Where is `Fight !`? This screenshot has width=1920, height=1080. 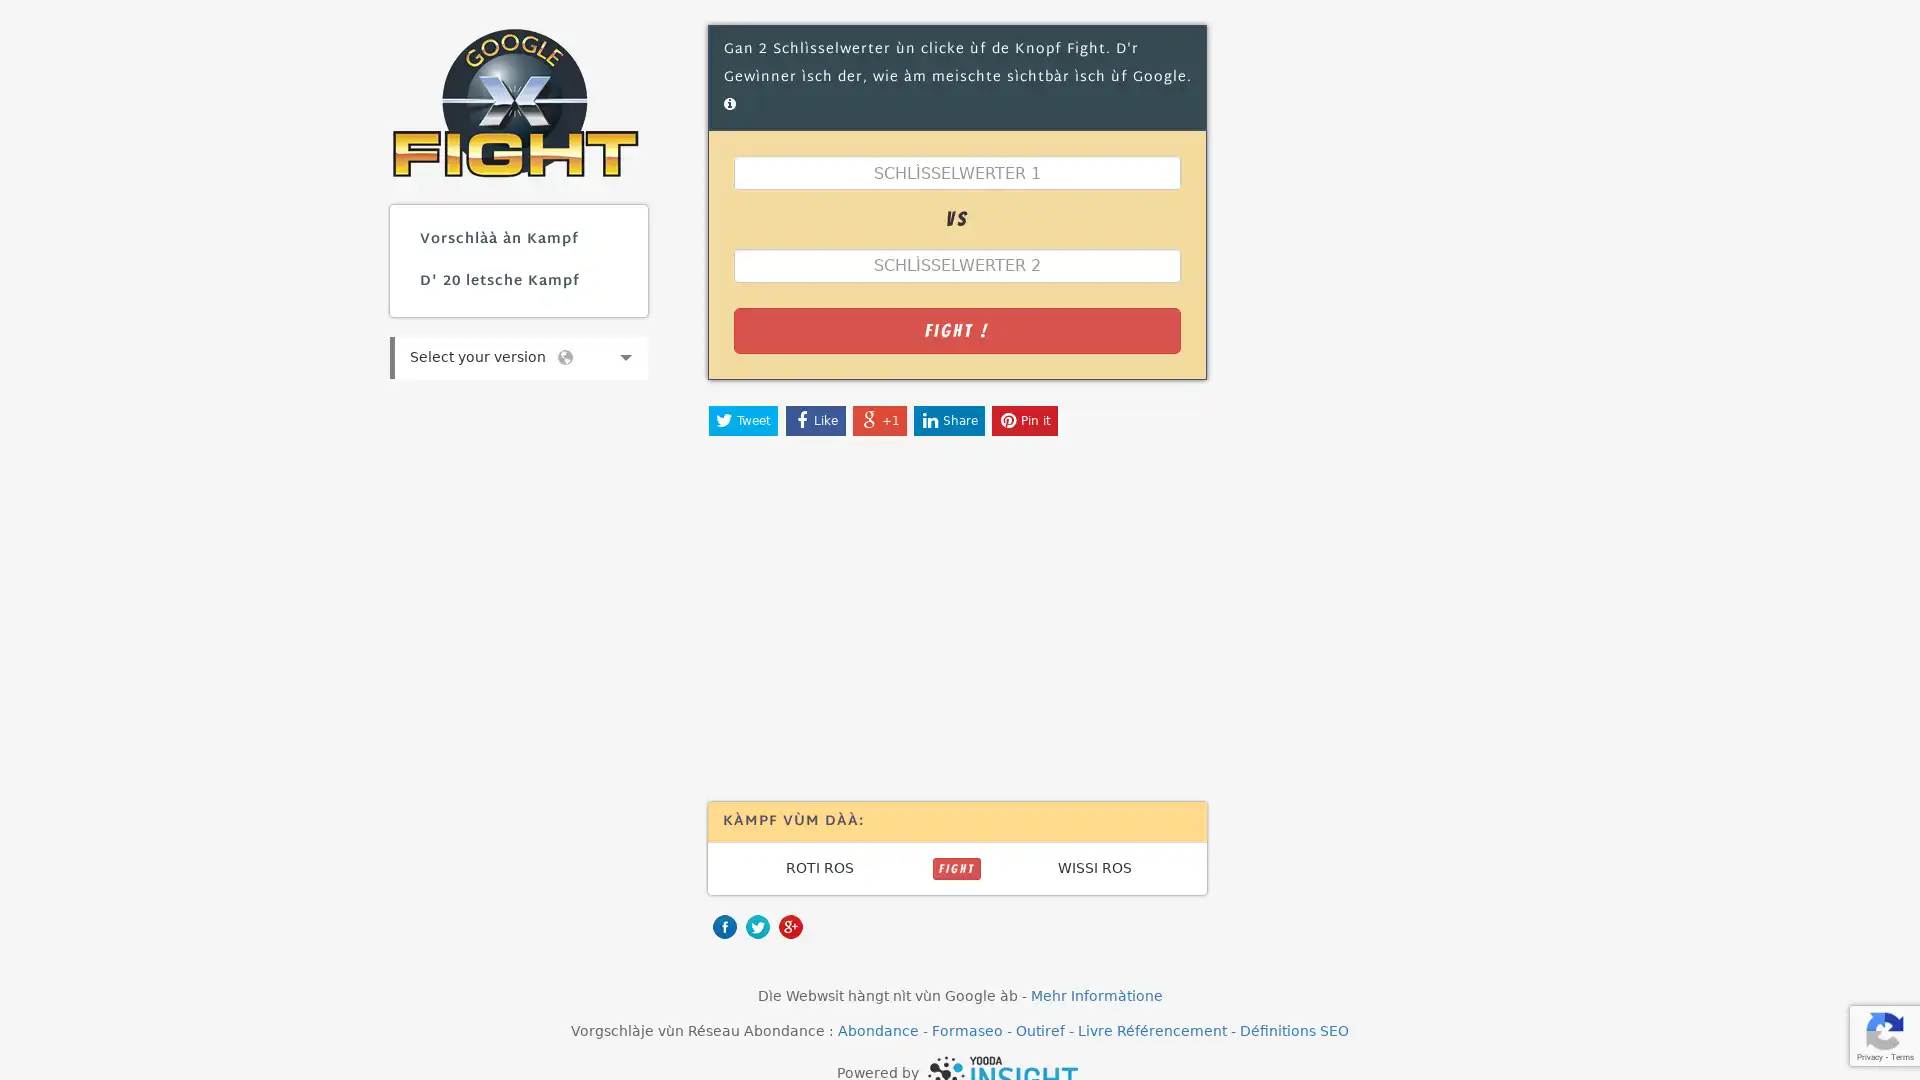
Fight ! is located at coordinates (955, 329).